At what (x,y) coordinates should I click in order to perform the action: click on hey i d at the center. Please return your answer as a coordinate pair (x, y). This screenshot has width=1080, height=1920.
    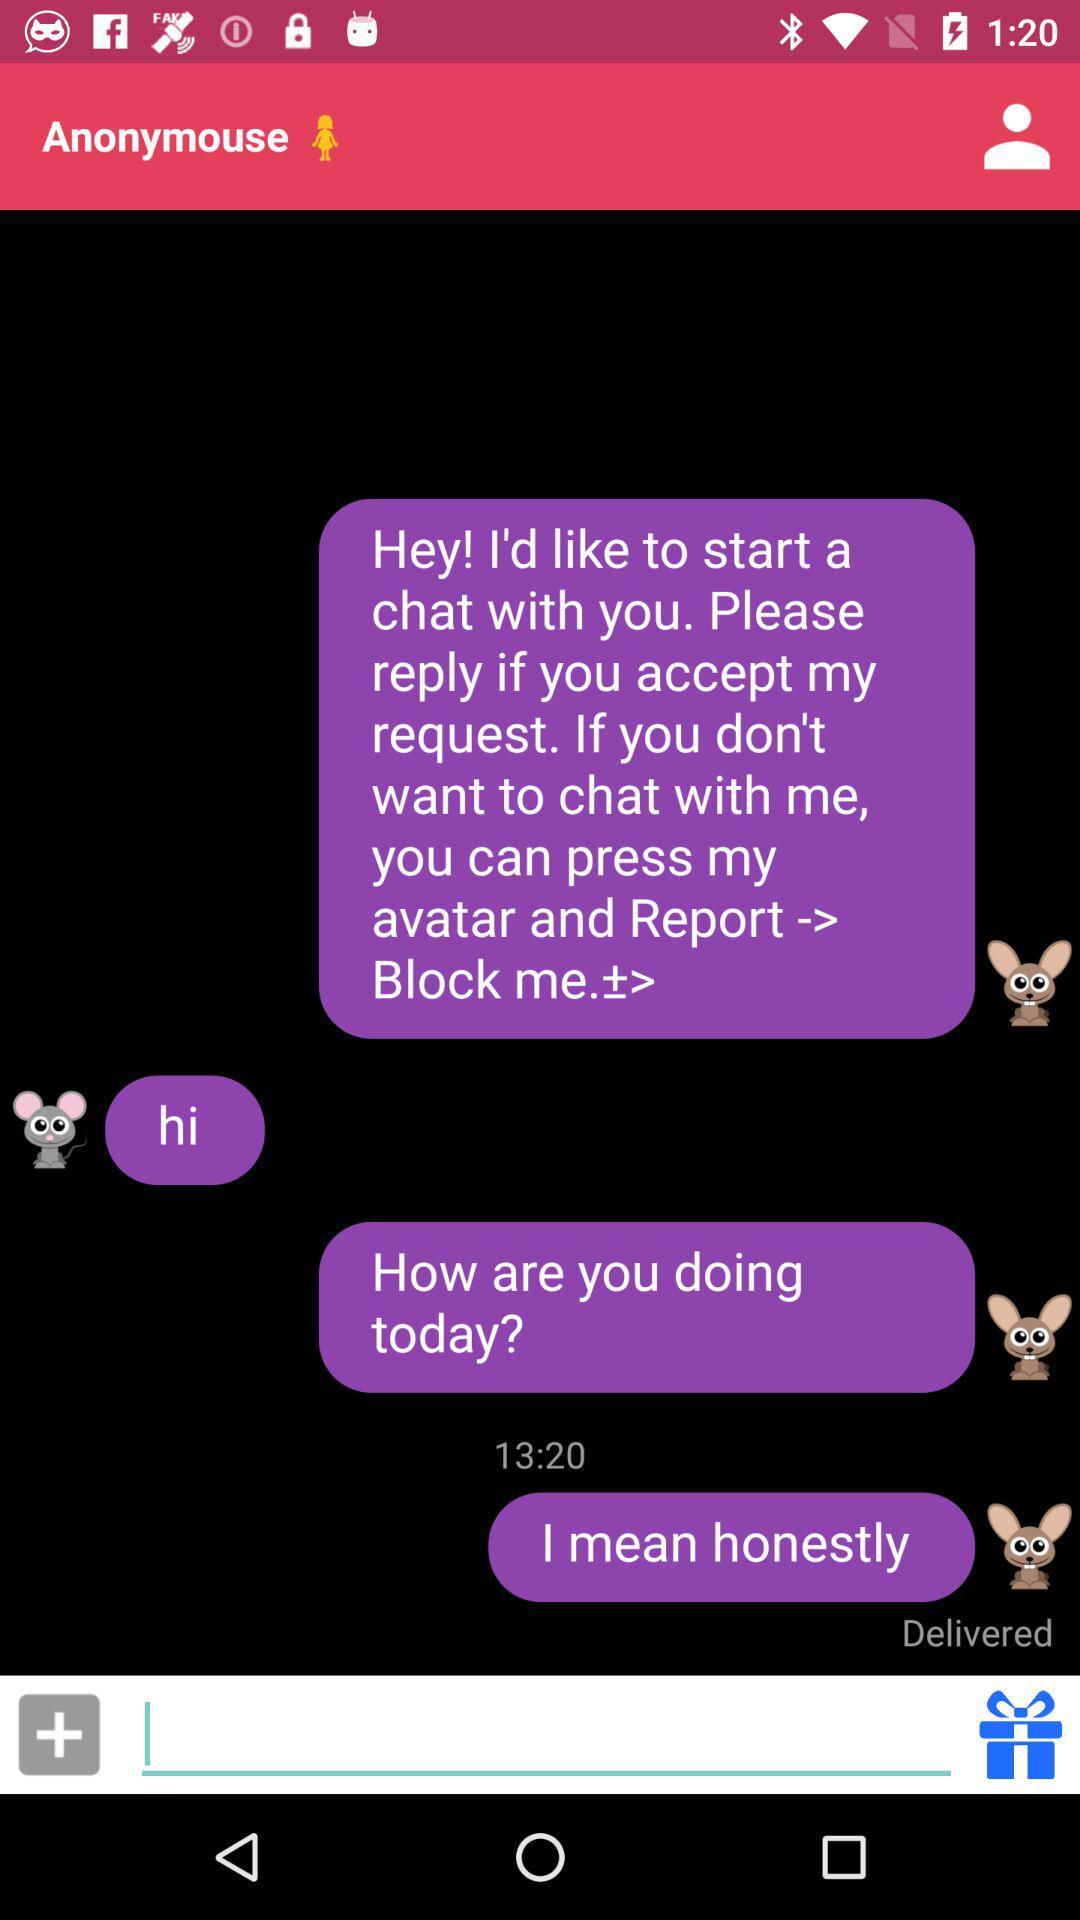
    Looking at the image, I should click on (646, 767).